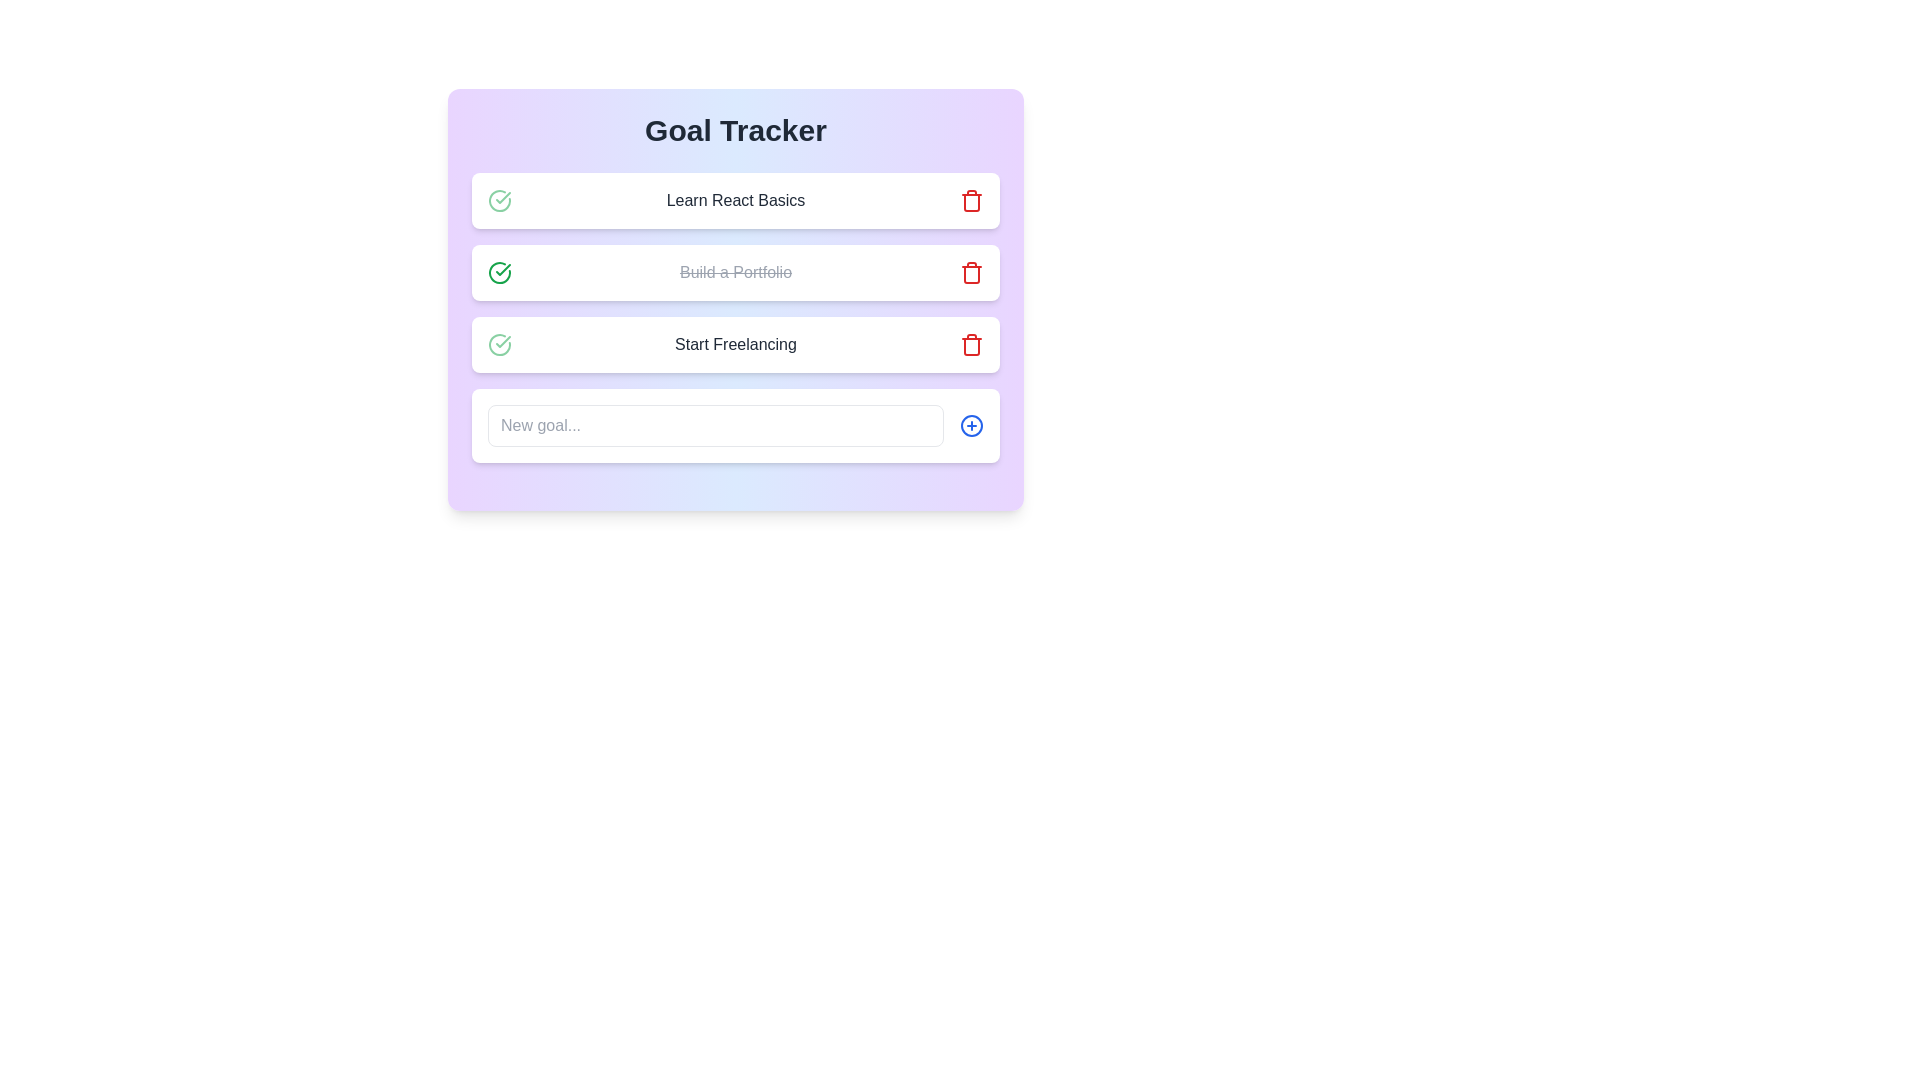  Describe the element at coordinates (715, 424) in the screenshot. I see `the input field for new goals to focus on it` at that location.